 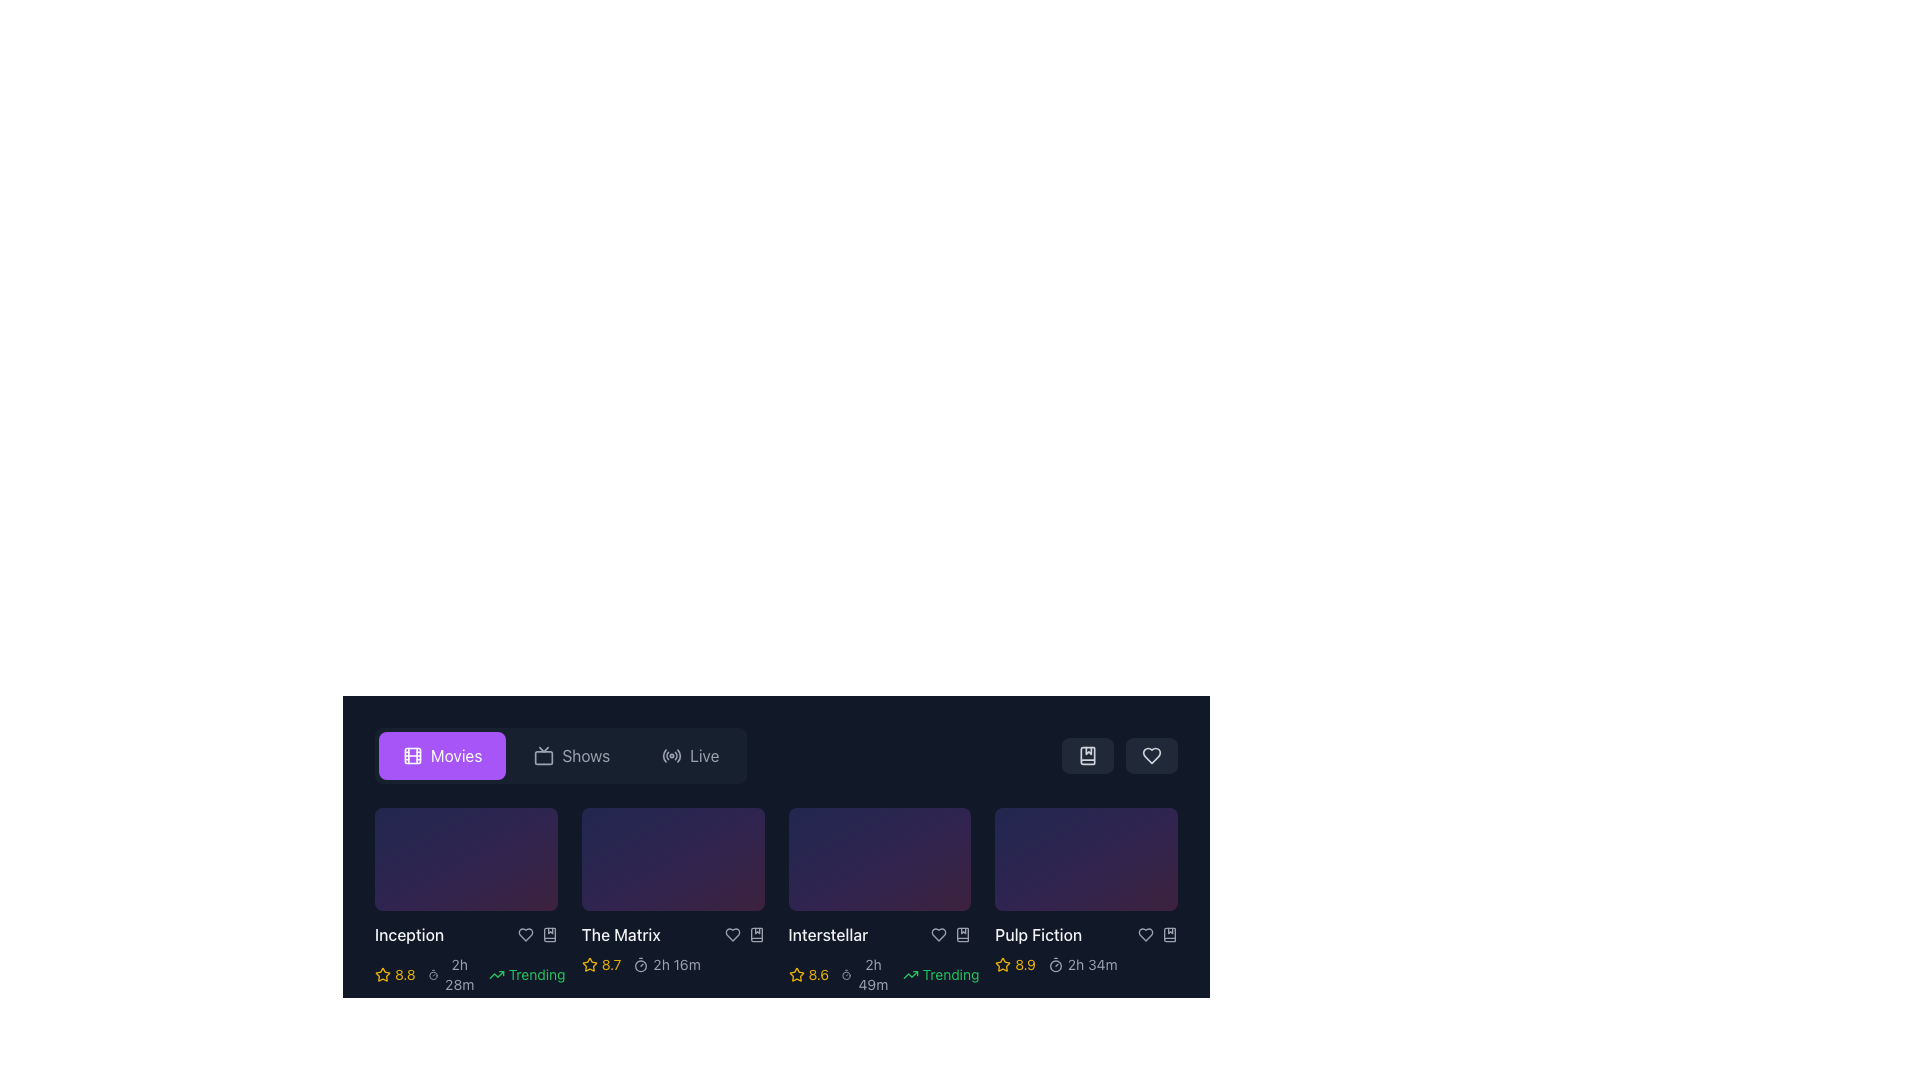 I want to click on the small square icon resembling a book located in the second slot of the grouped icons at the bottom of 'The Matrix' card, so click(x=549, y=934).